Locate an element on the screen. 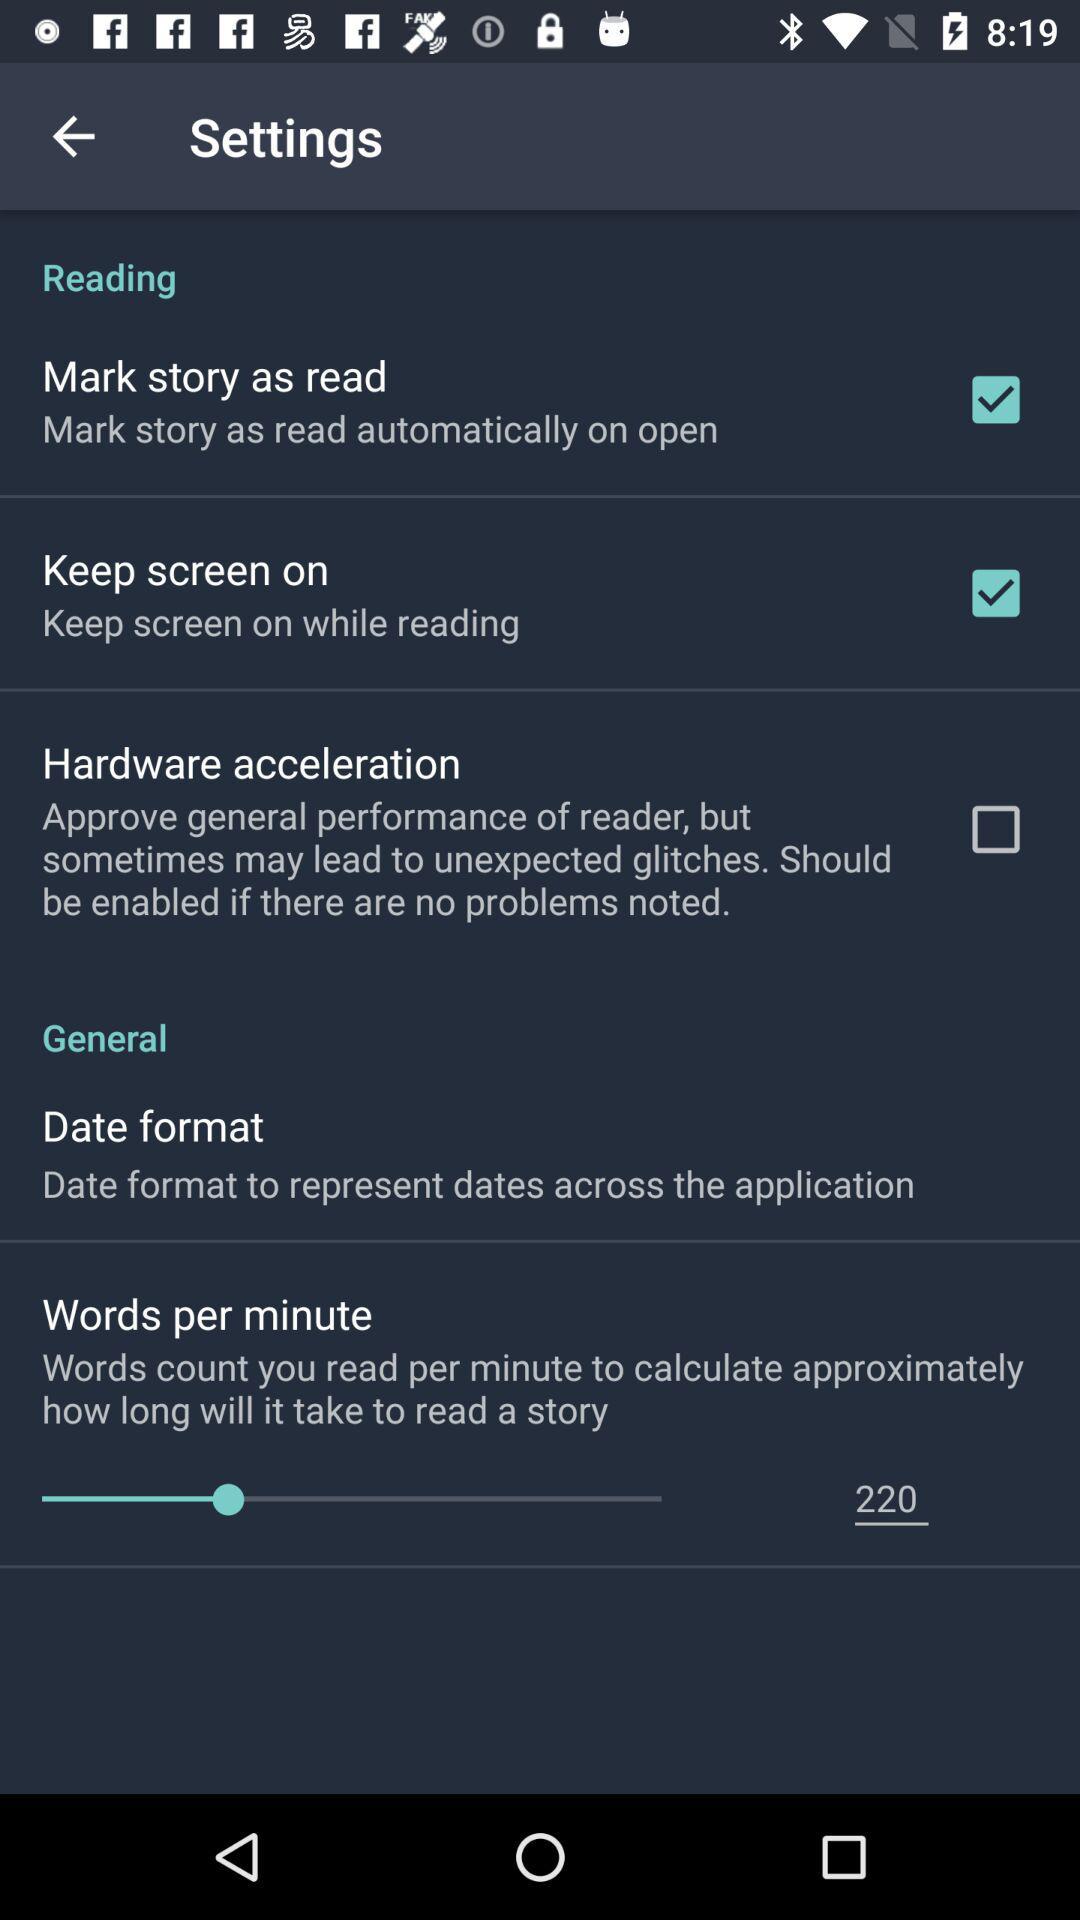 Image resolution: width=1080 pixels, height=1920 pixels. approve general performance is located at coordinates (477, 858).